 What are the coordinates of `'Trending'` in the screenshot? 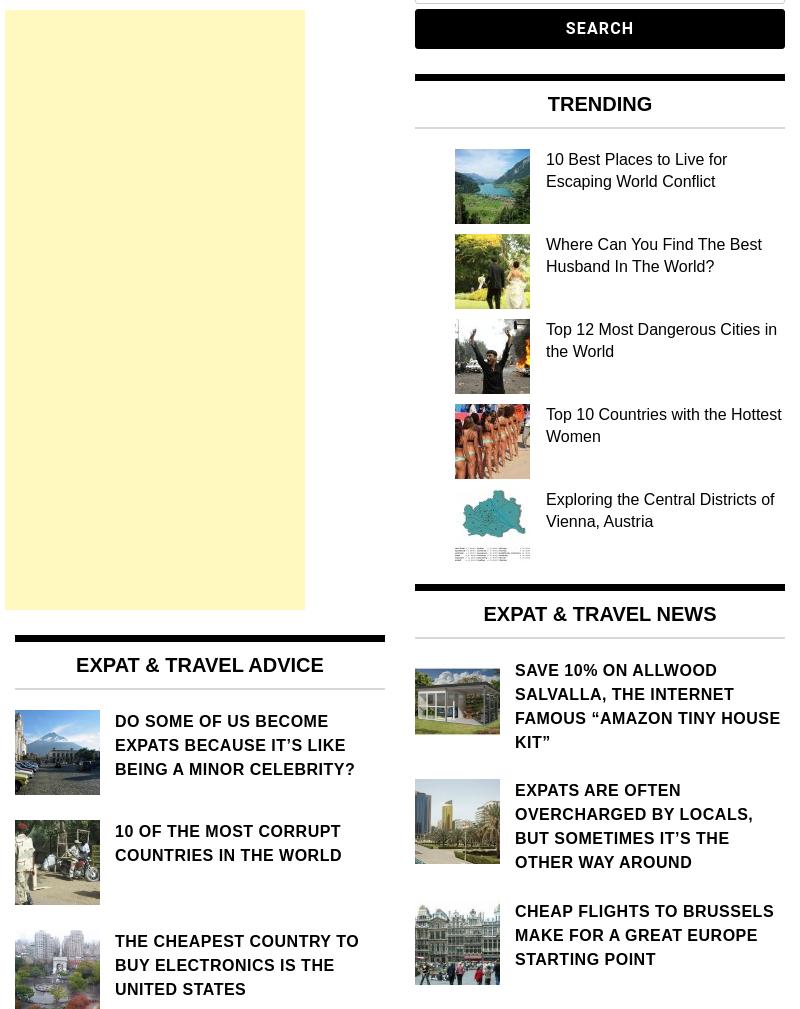 It's located at (598, 102).